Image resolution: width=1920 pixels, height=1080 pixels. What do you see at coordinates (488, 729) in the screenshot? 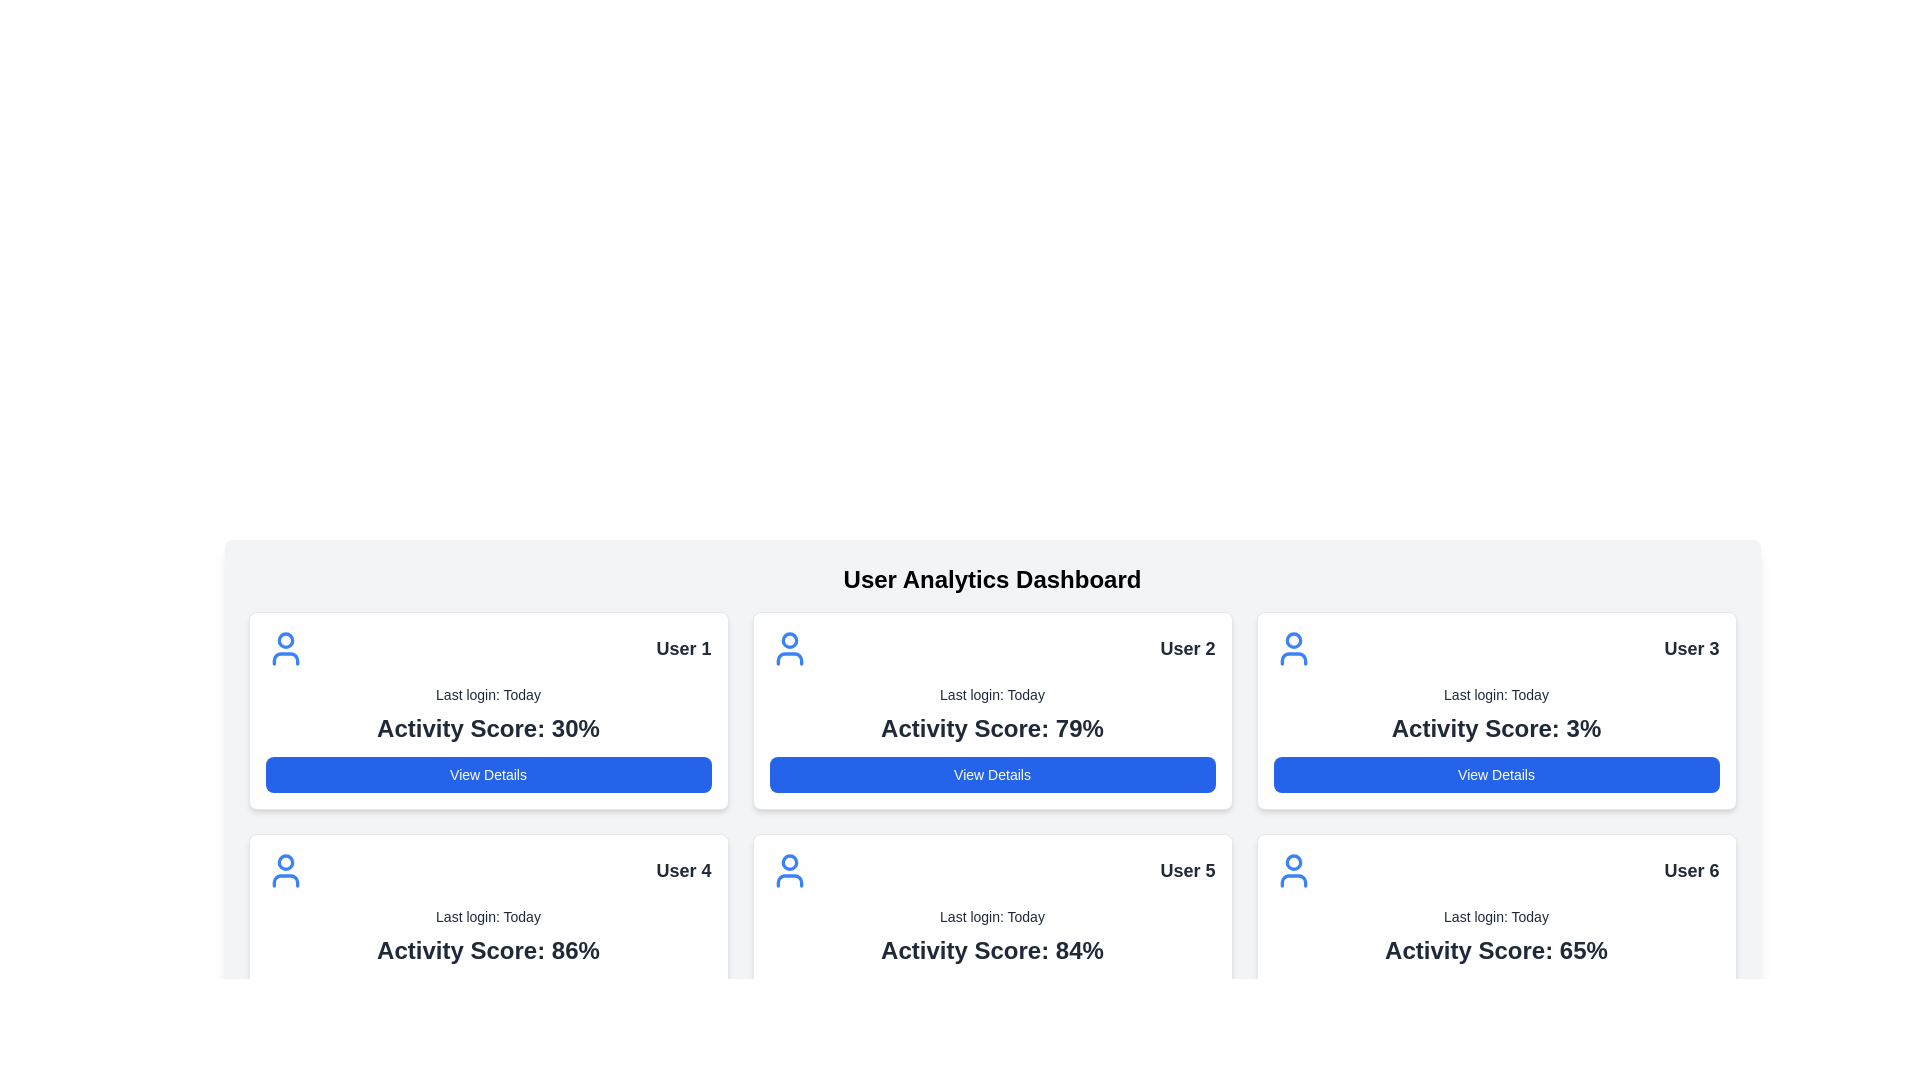
I see `the informational Text Label displaying the activity score of the user in percentage format, located within the 'User 1' user card, positioned below 'Last login: Today' and above 'View Details'` at bounding box center [488, 729].